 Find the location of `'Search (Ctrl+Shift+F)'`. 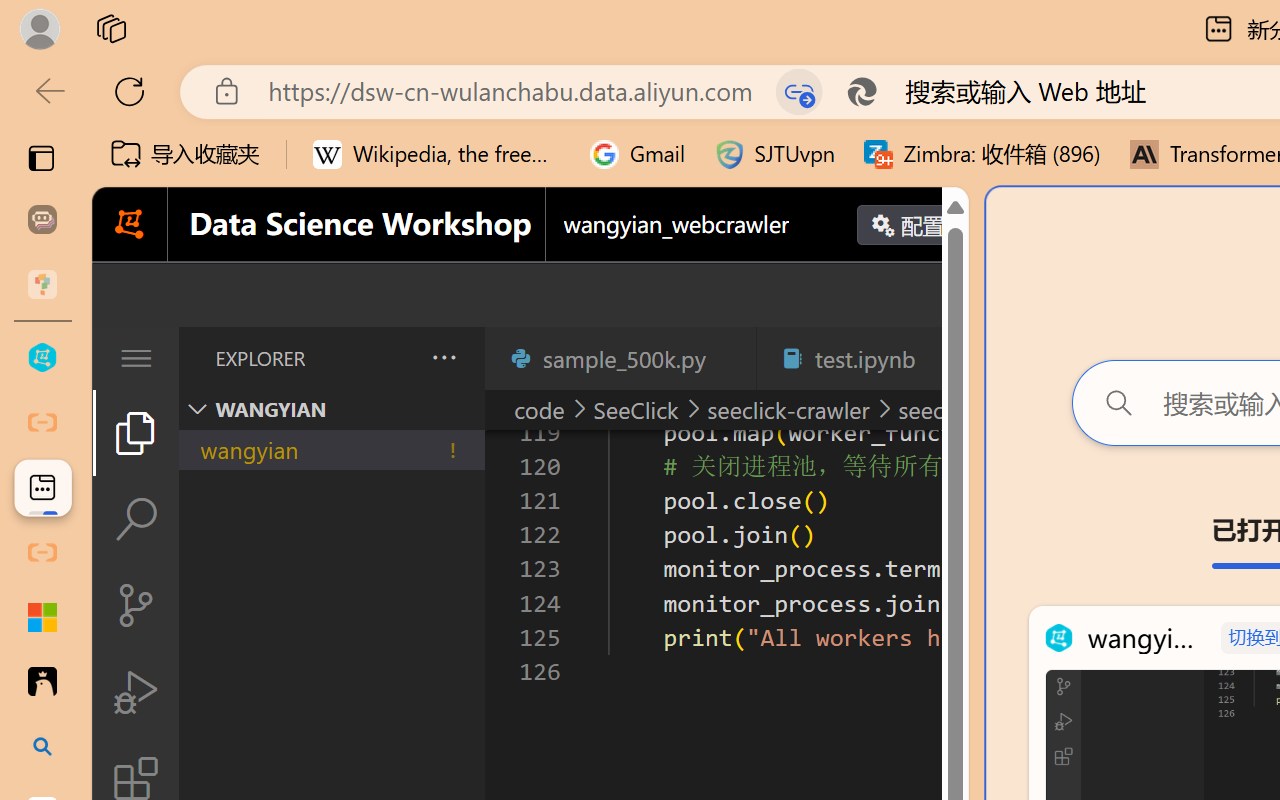

'Search (Ctrl+Shift+F)' is located at coordinates (134, 518).